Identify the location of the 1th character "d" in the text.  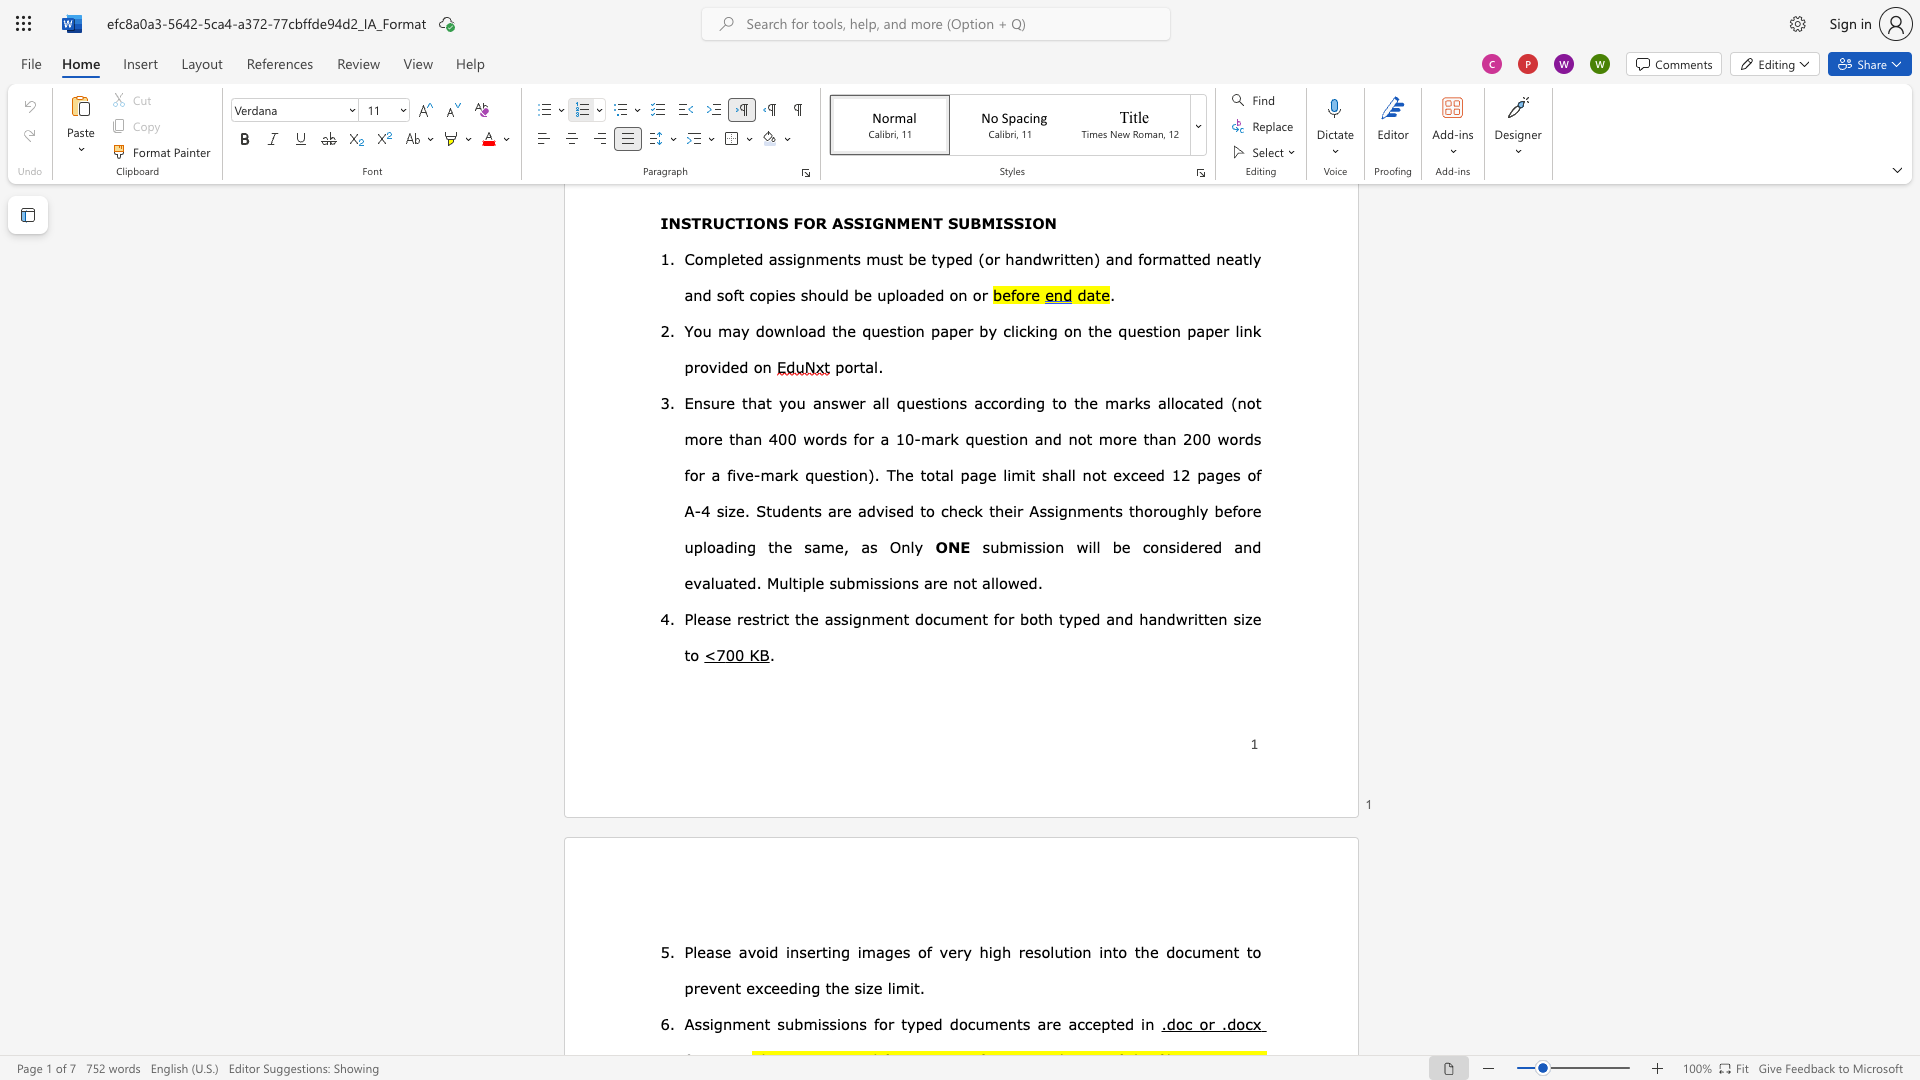
(1094, 617).